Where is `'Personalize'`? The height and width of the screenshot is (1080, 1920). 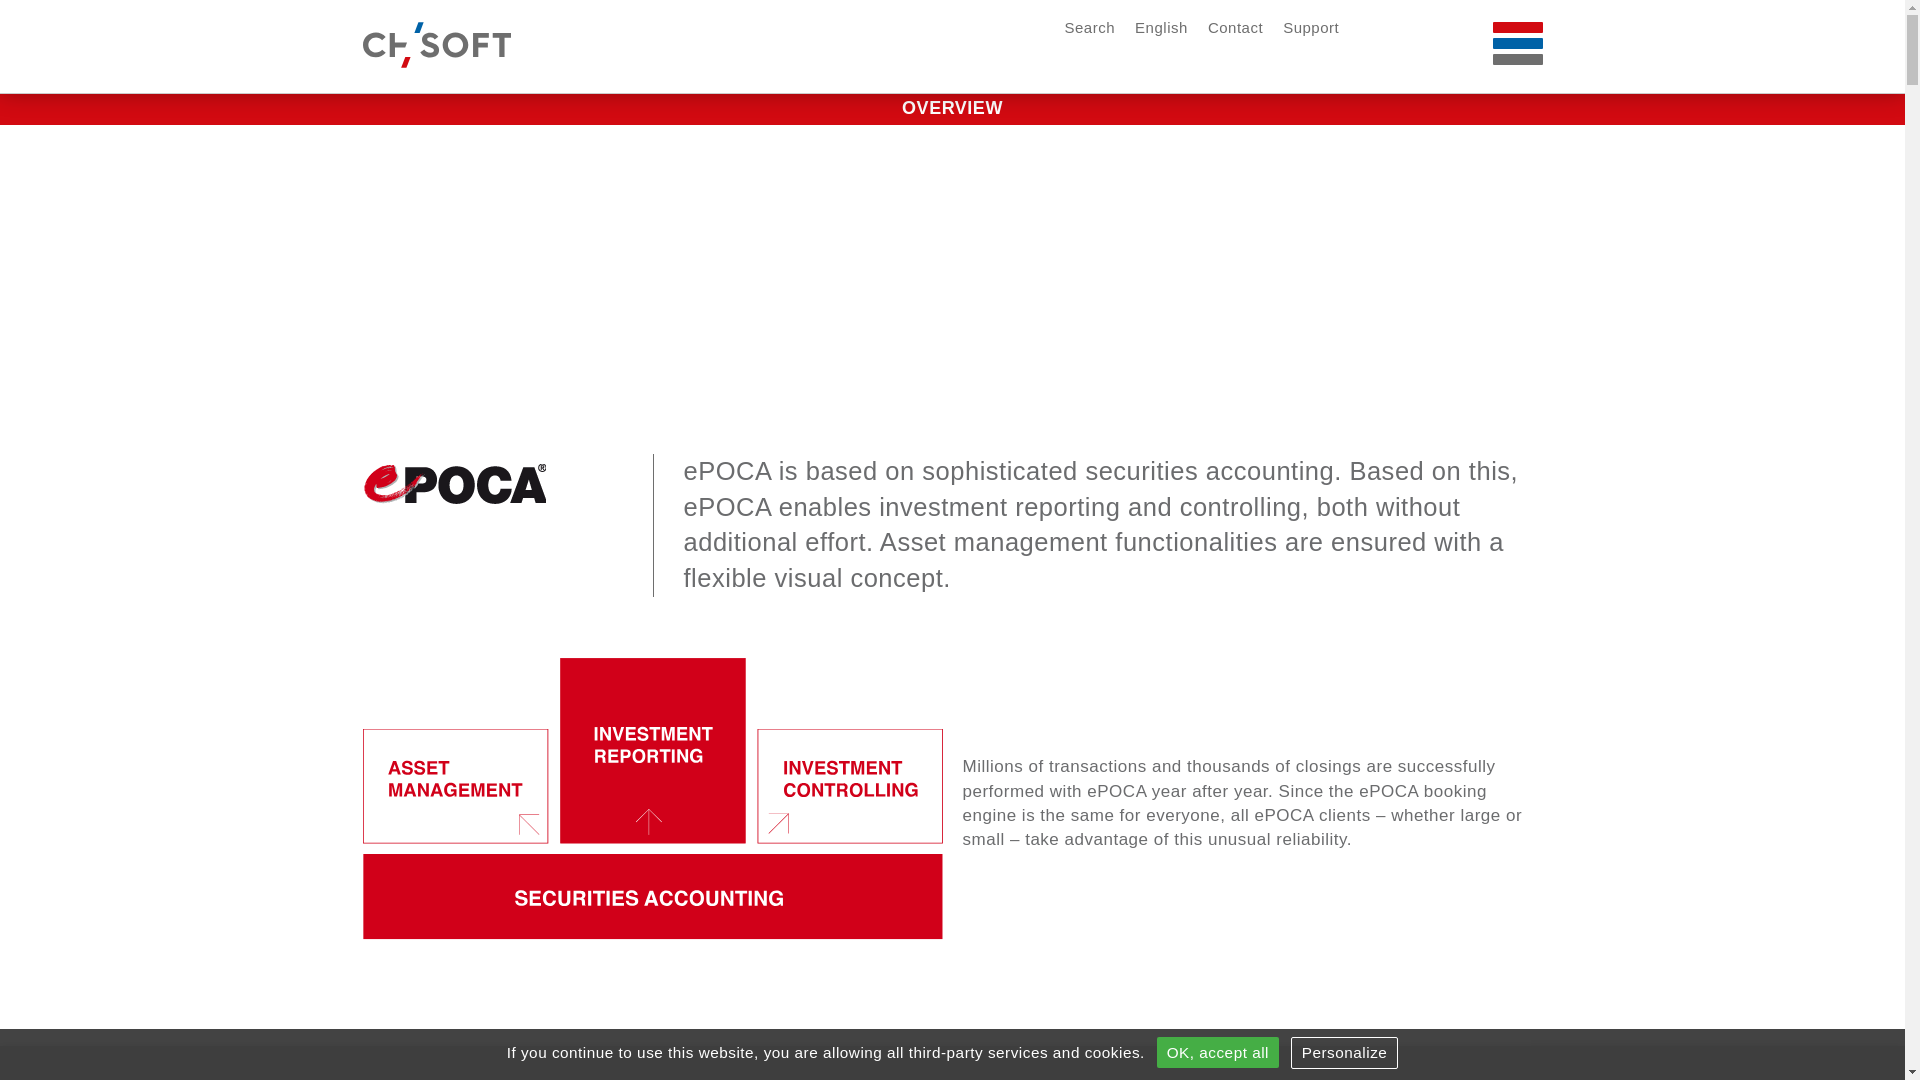
'Personalize' is located at coordinates (1291, 1052).